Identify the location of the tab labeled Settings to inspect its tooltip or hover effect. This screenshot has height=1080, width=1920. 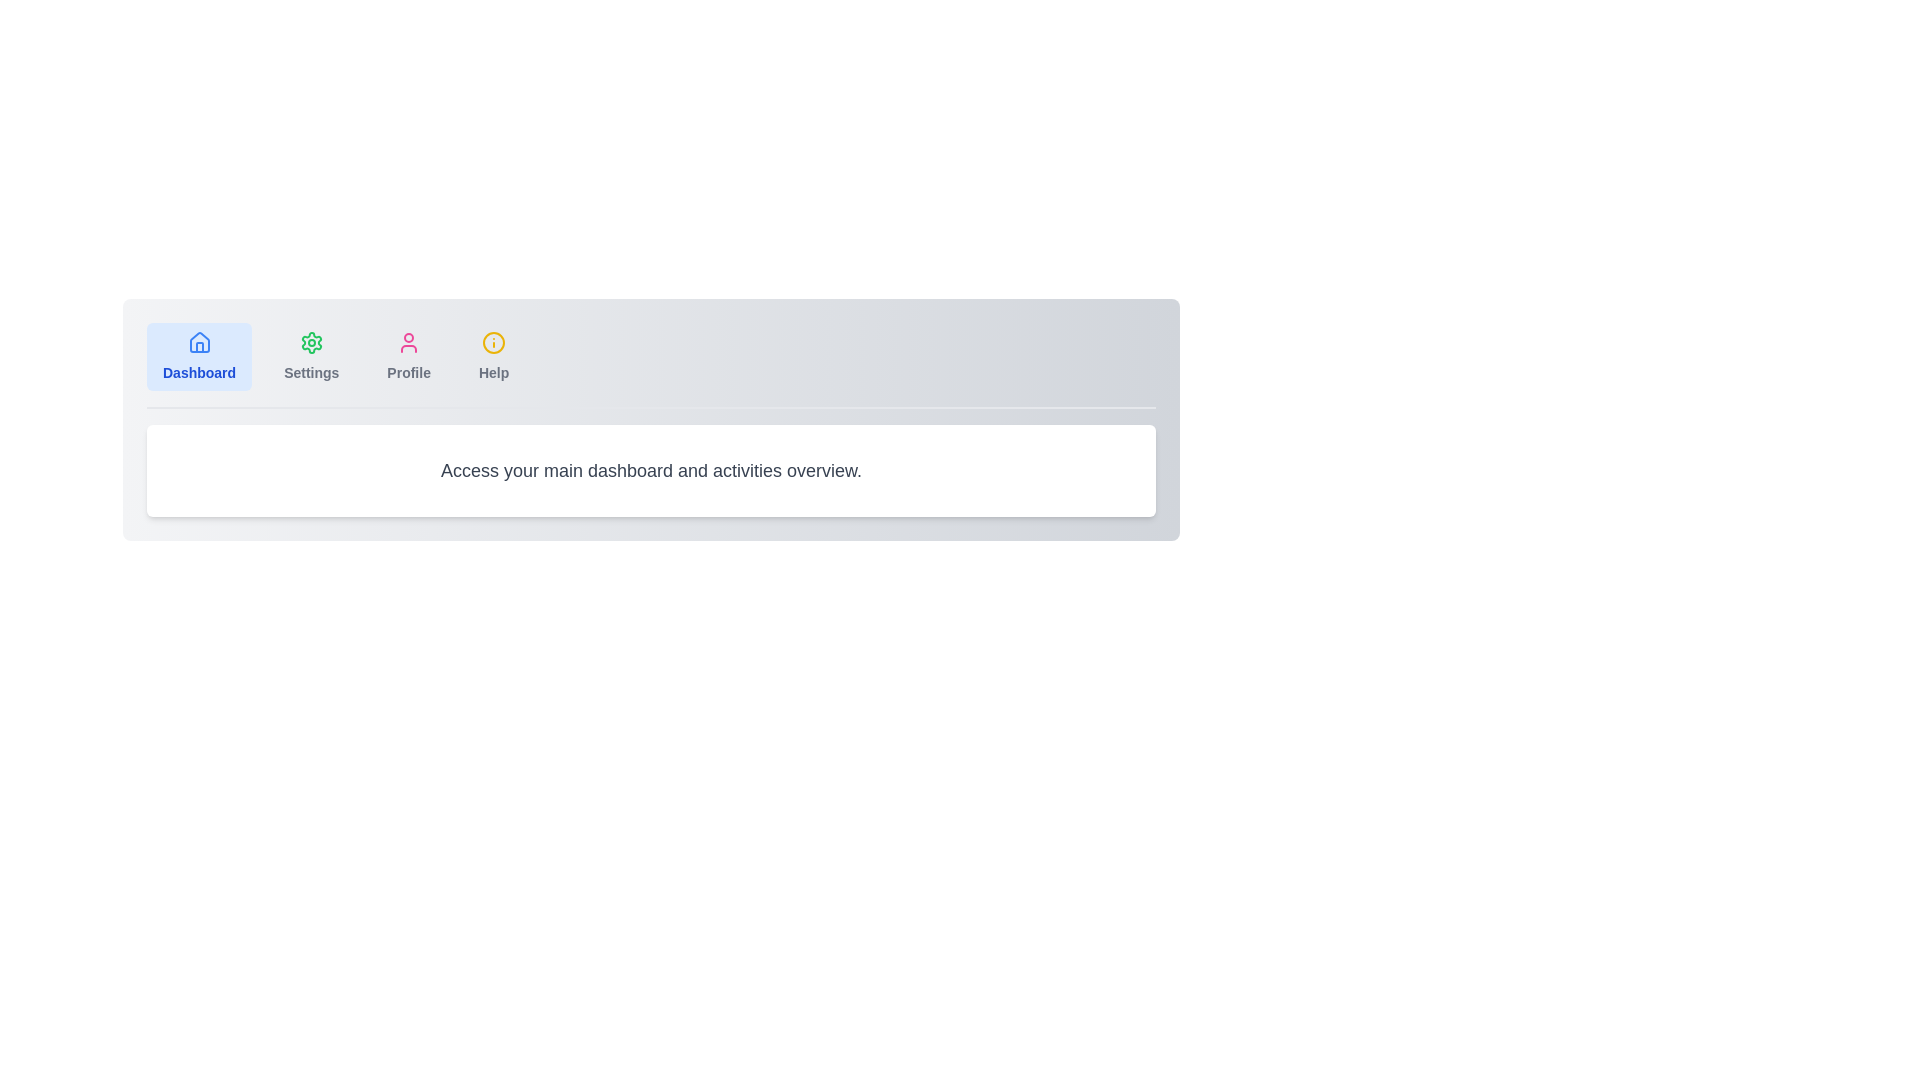
(310, 356).